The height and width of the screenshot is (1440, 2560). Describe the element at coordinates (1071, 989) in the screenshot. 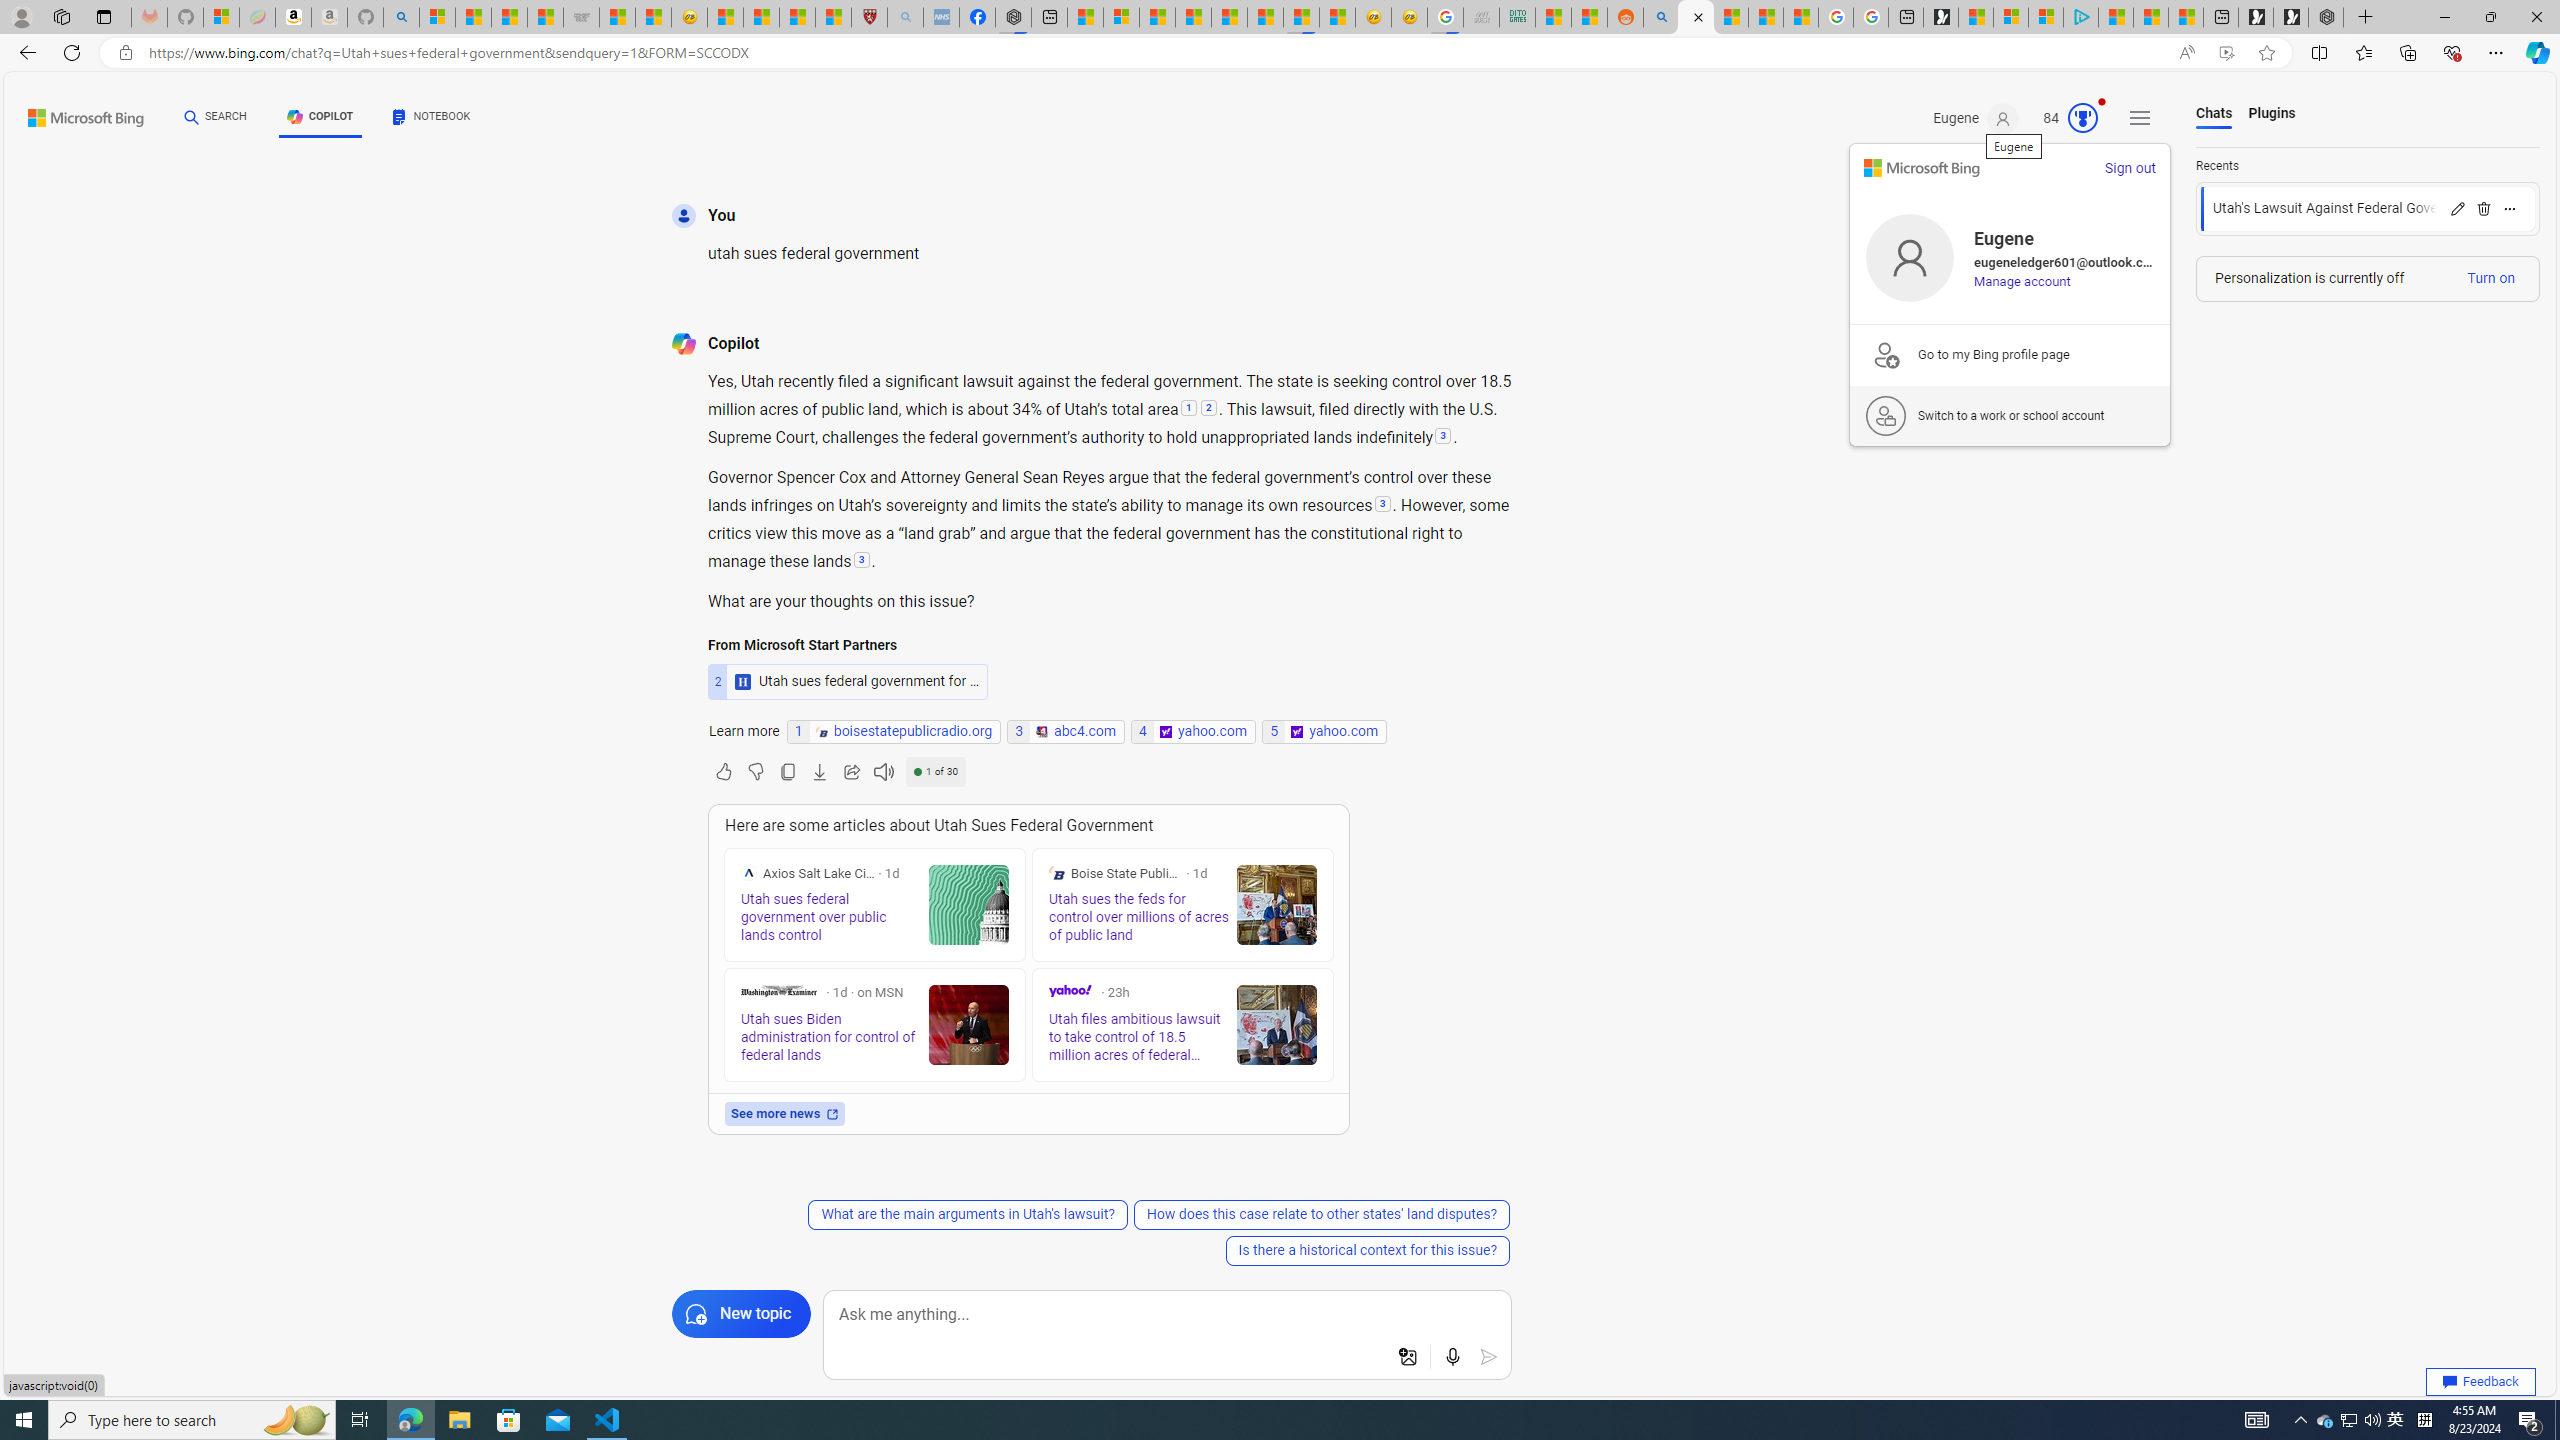

I see `'Yahoo'` at that location.